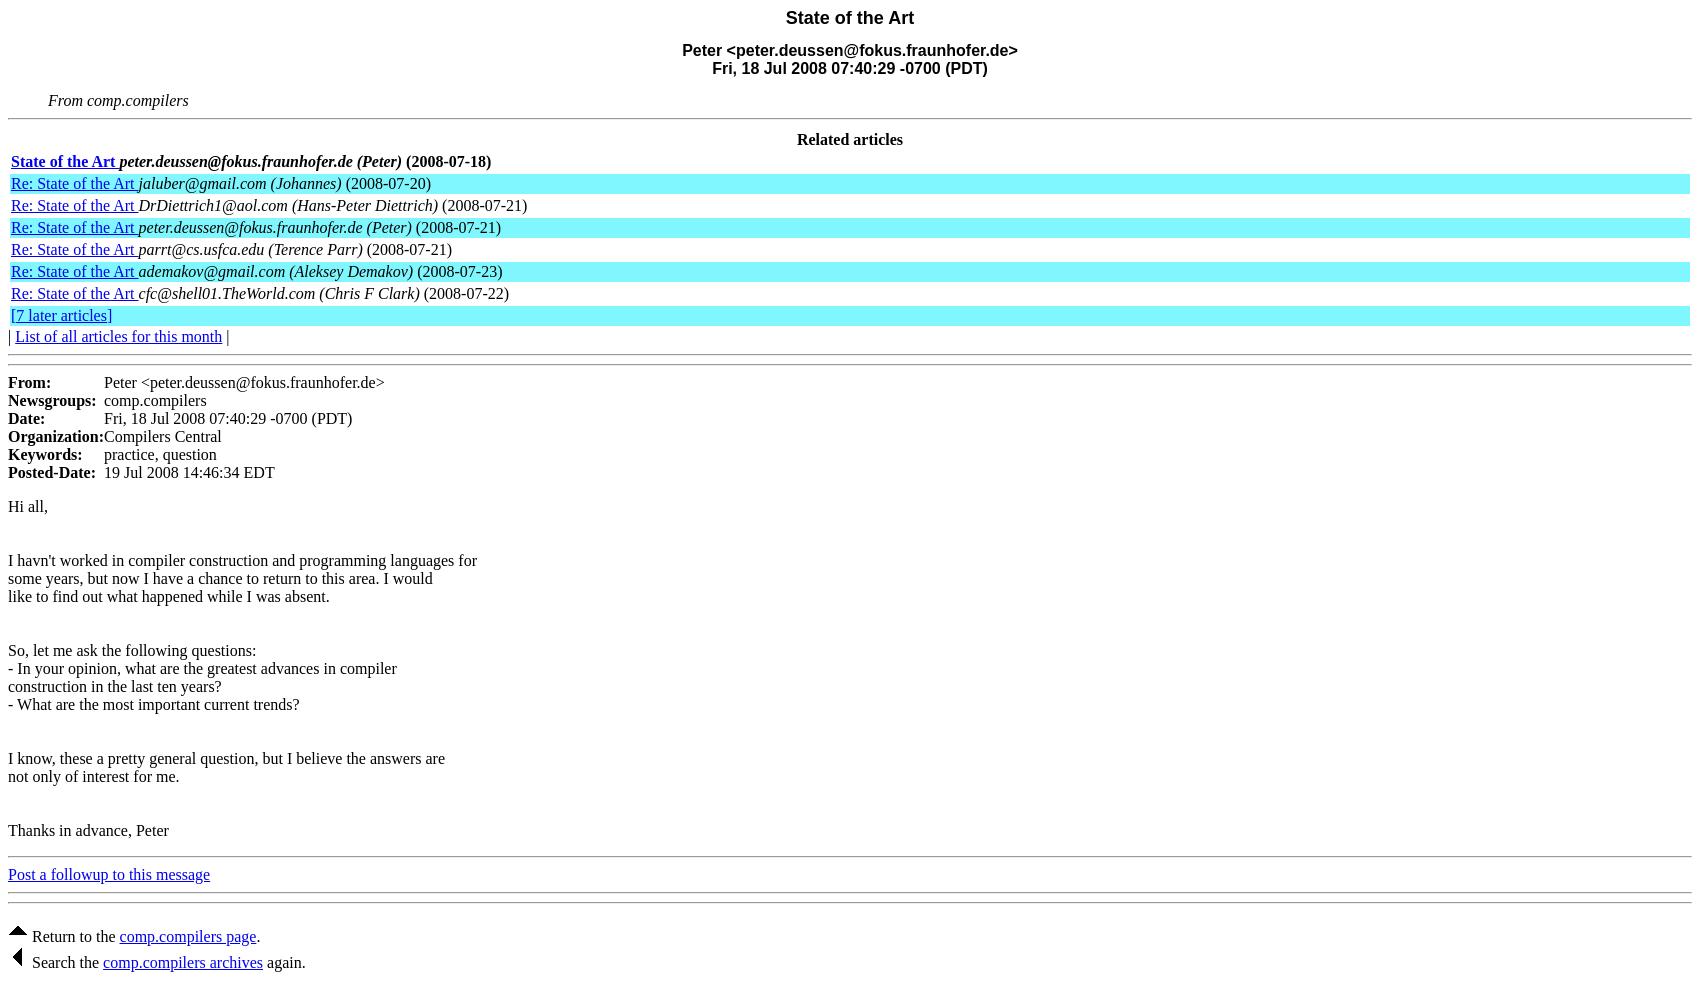  Describe the element at coordinates (130, 649) in the screenshot. I see `'So, let me ask the following questions:'` at that location.